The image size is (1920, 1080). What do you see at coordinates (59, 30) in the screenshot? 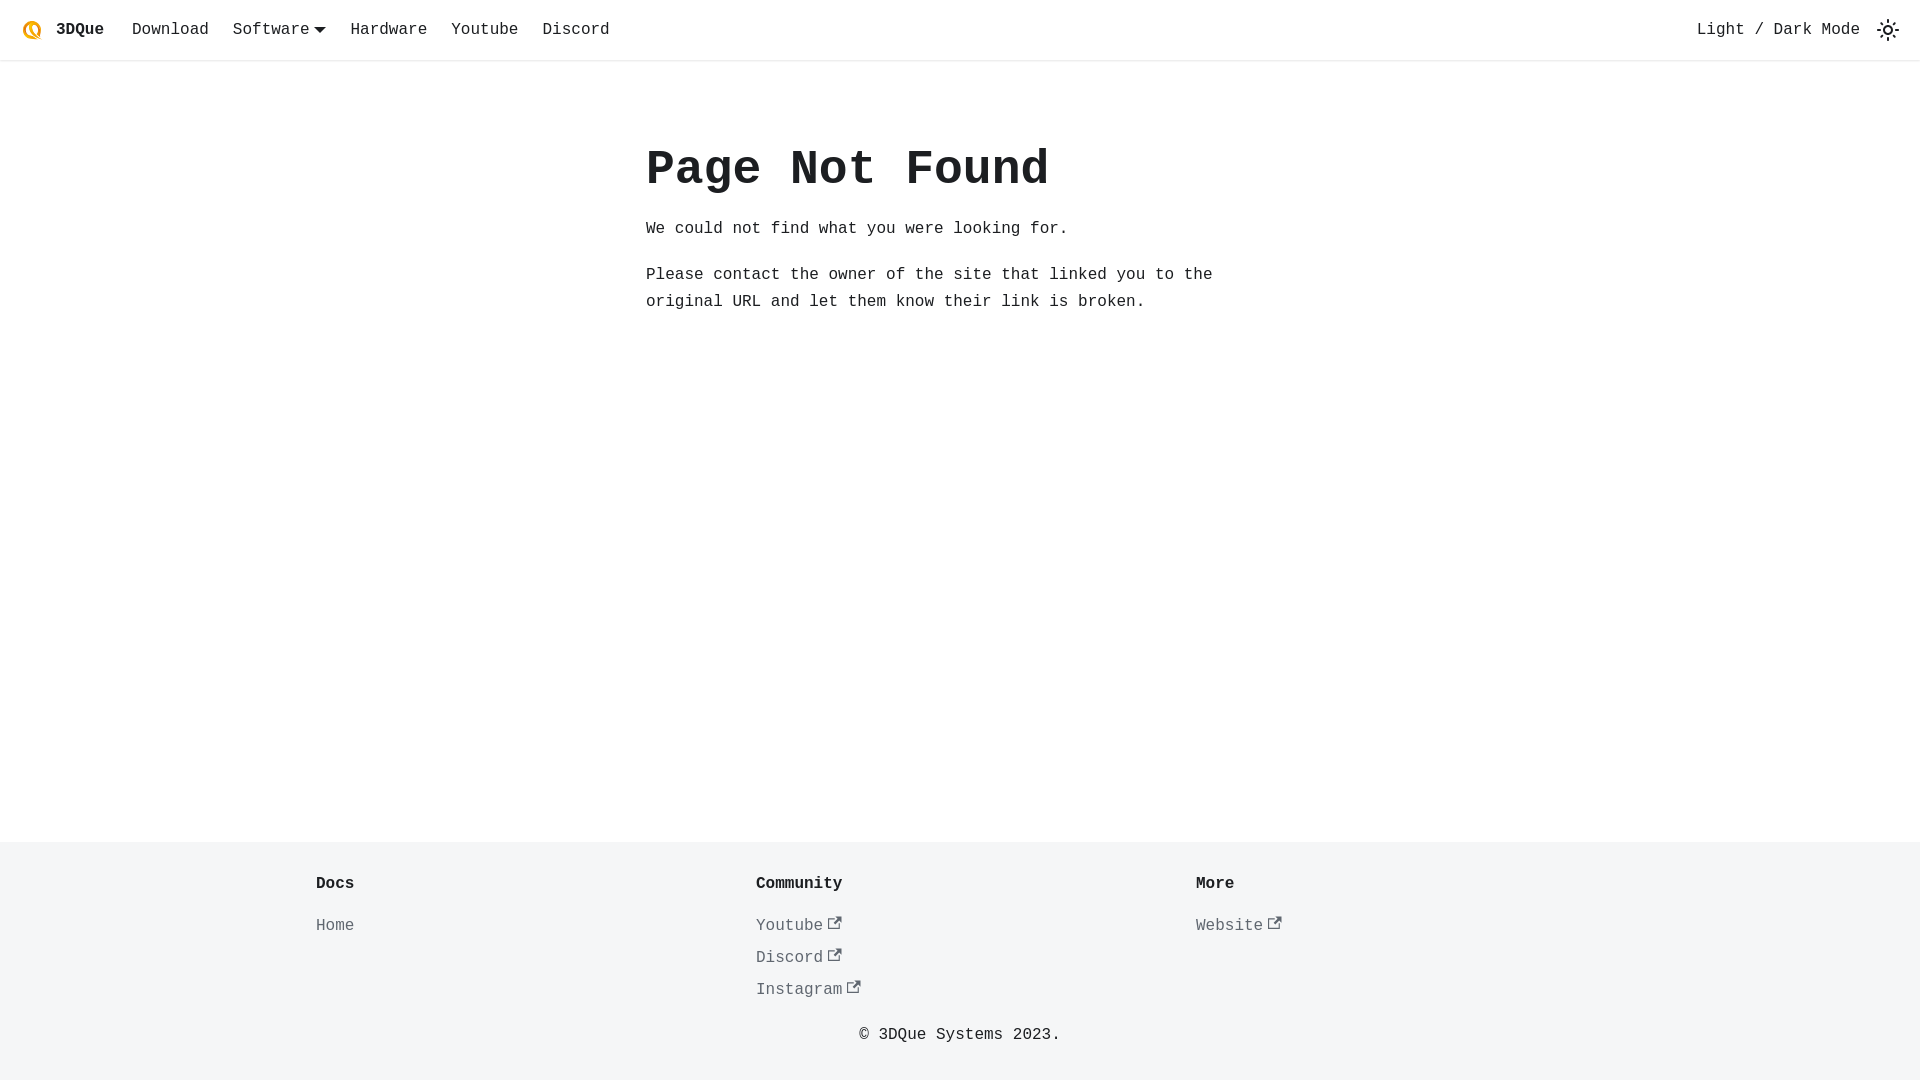
I see `'3DQue'` at bounding box center [59, 30].